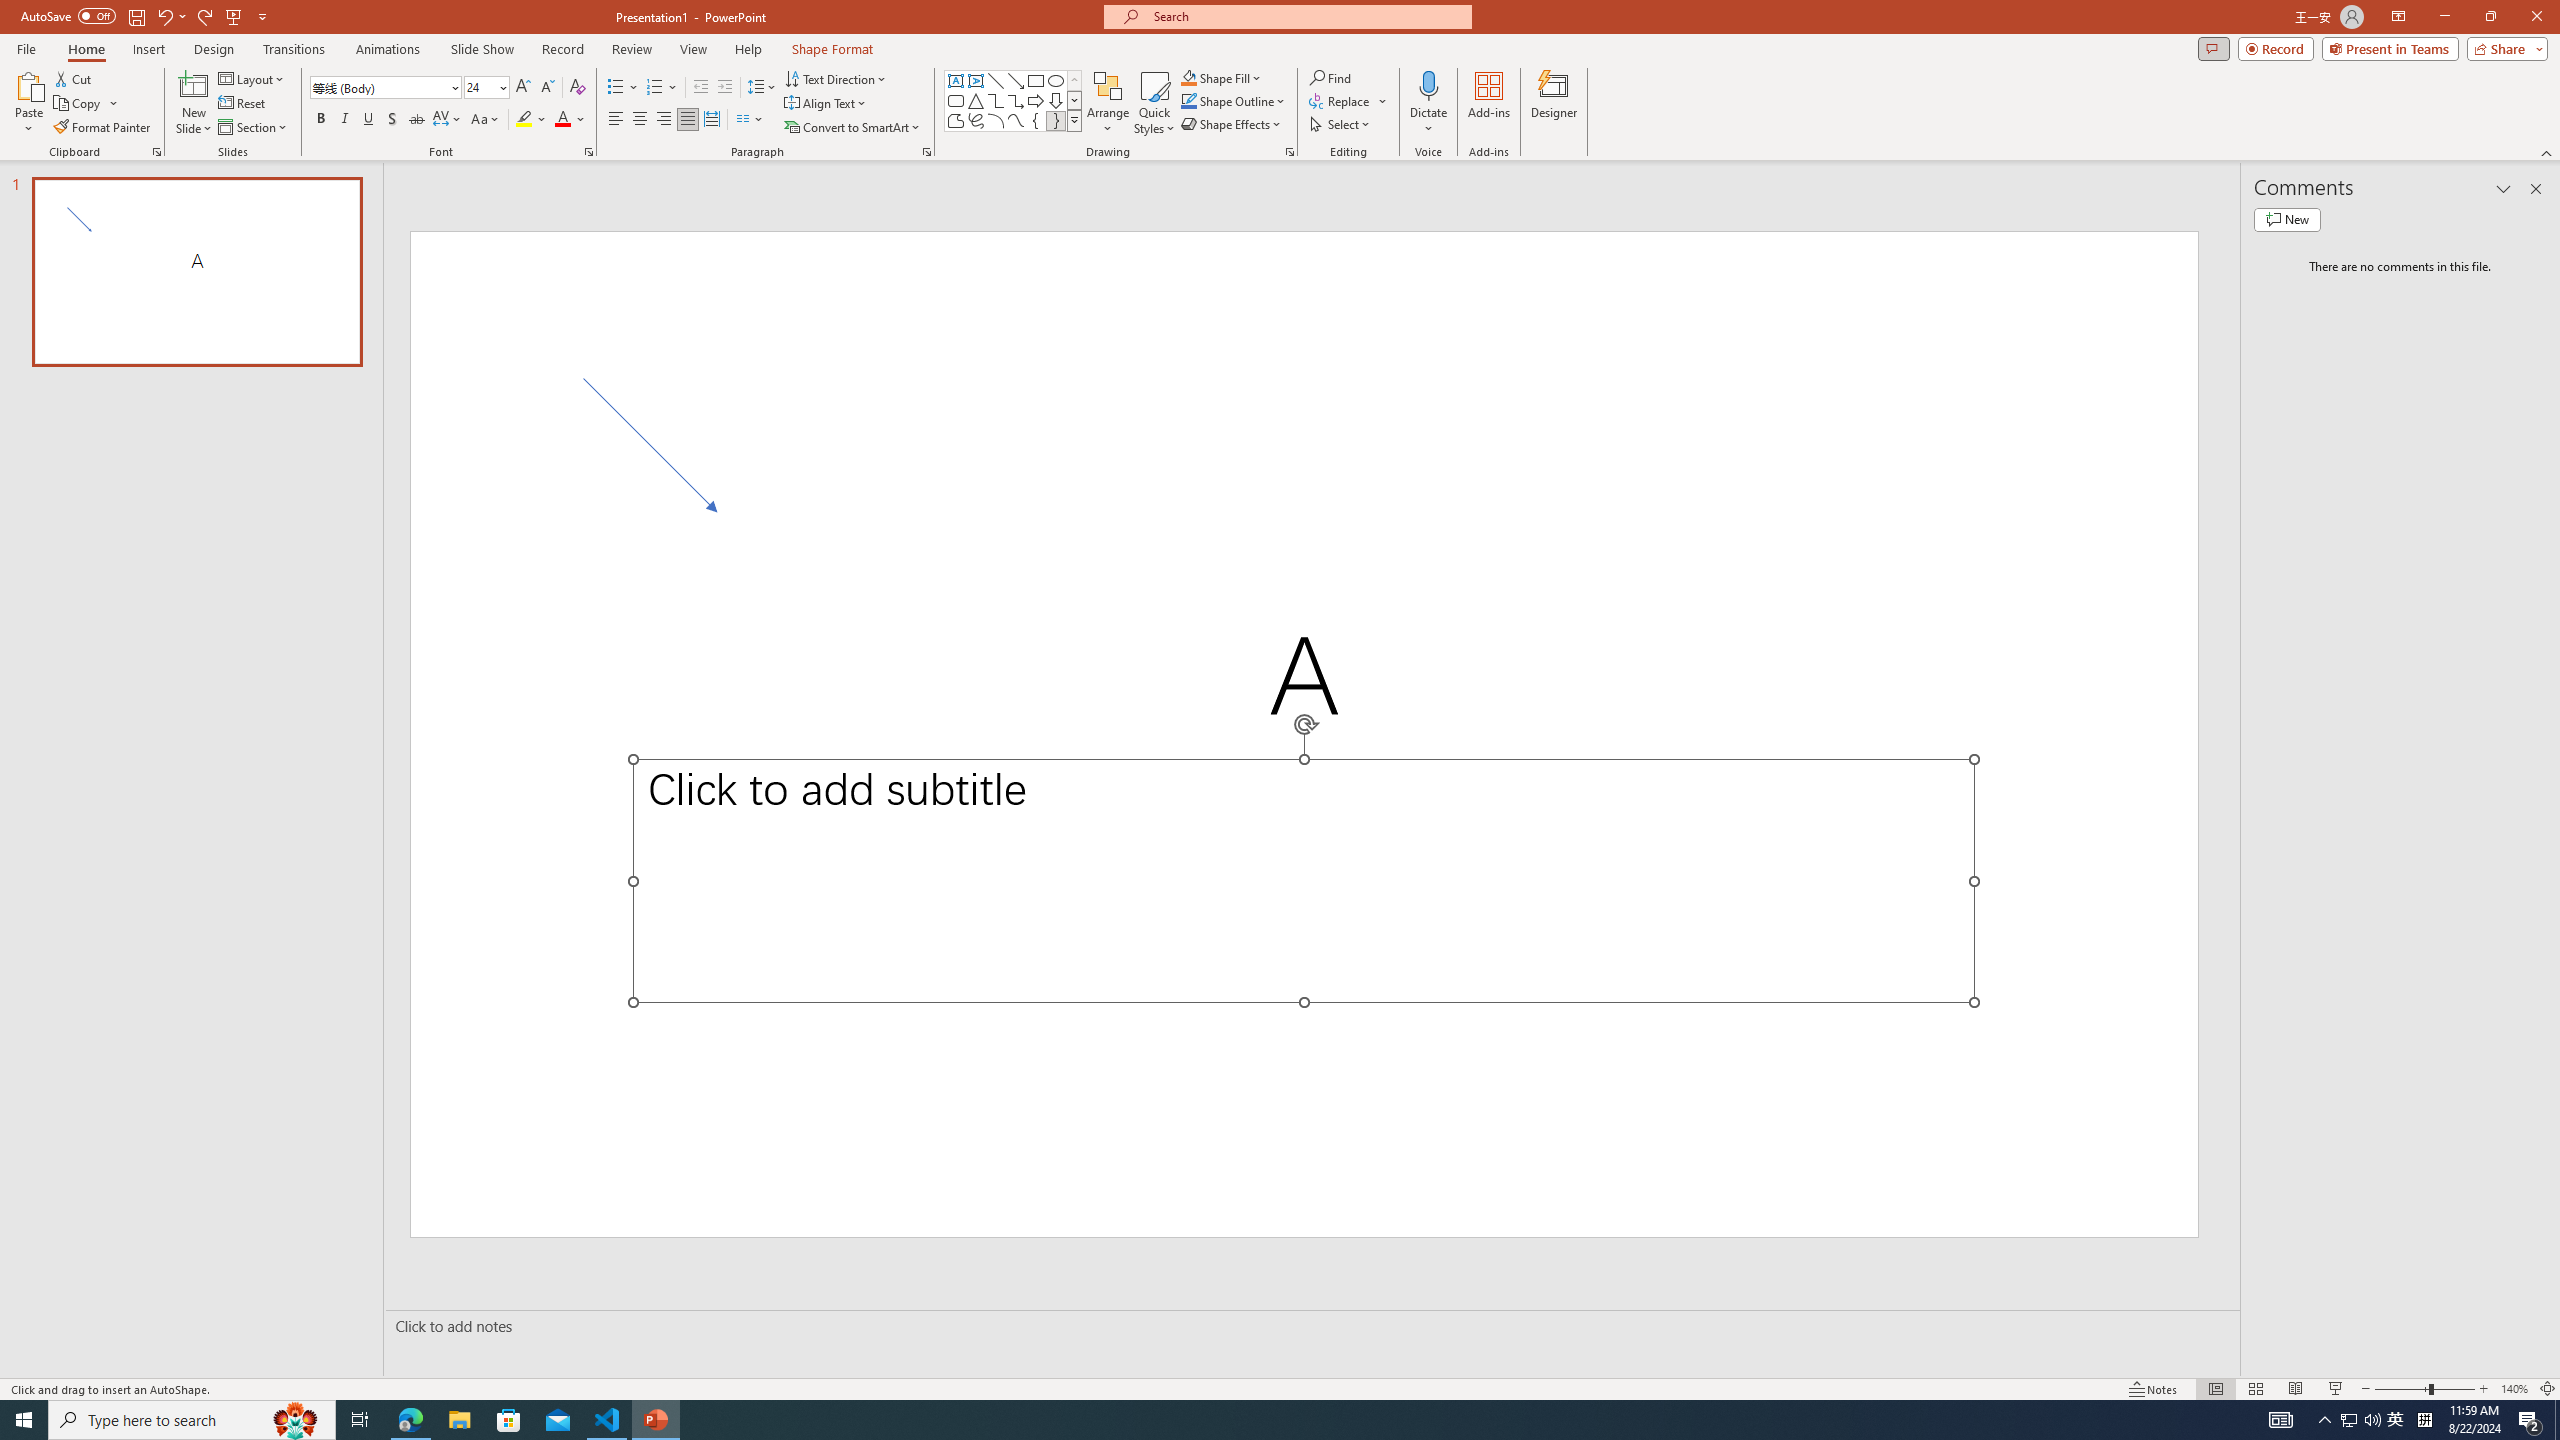  I want to click on 'Decrease Indent', so click(701, 87).